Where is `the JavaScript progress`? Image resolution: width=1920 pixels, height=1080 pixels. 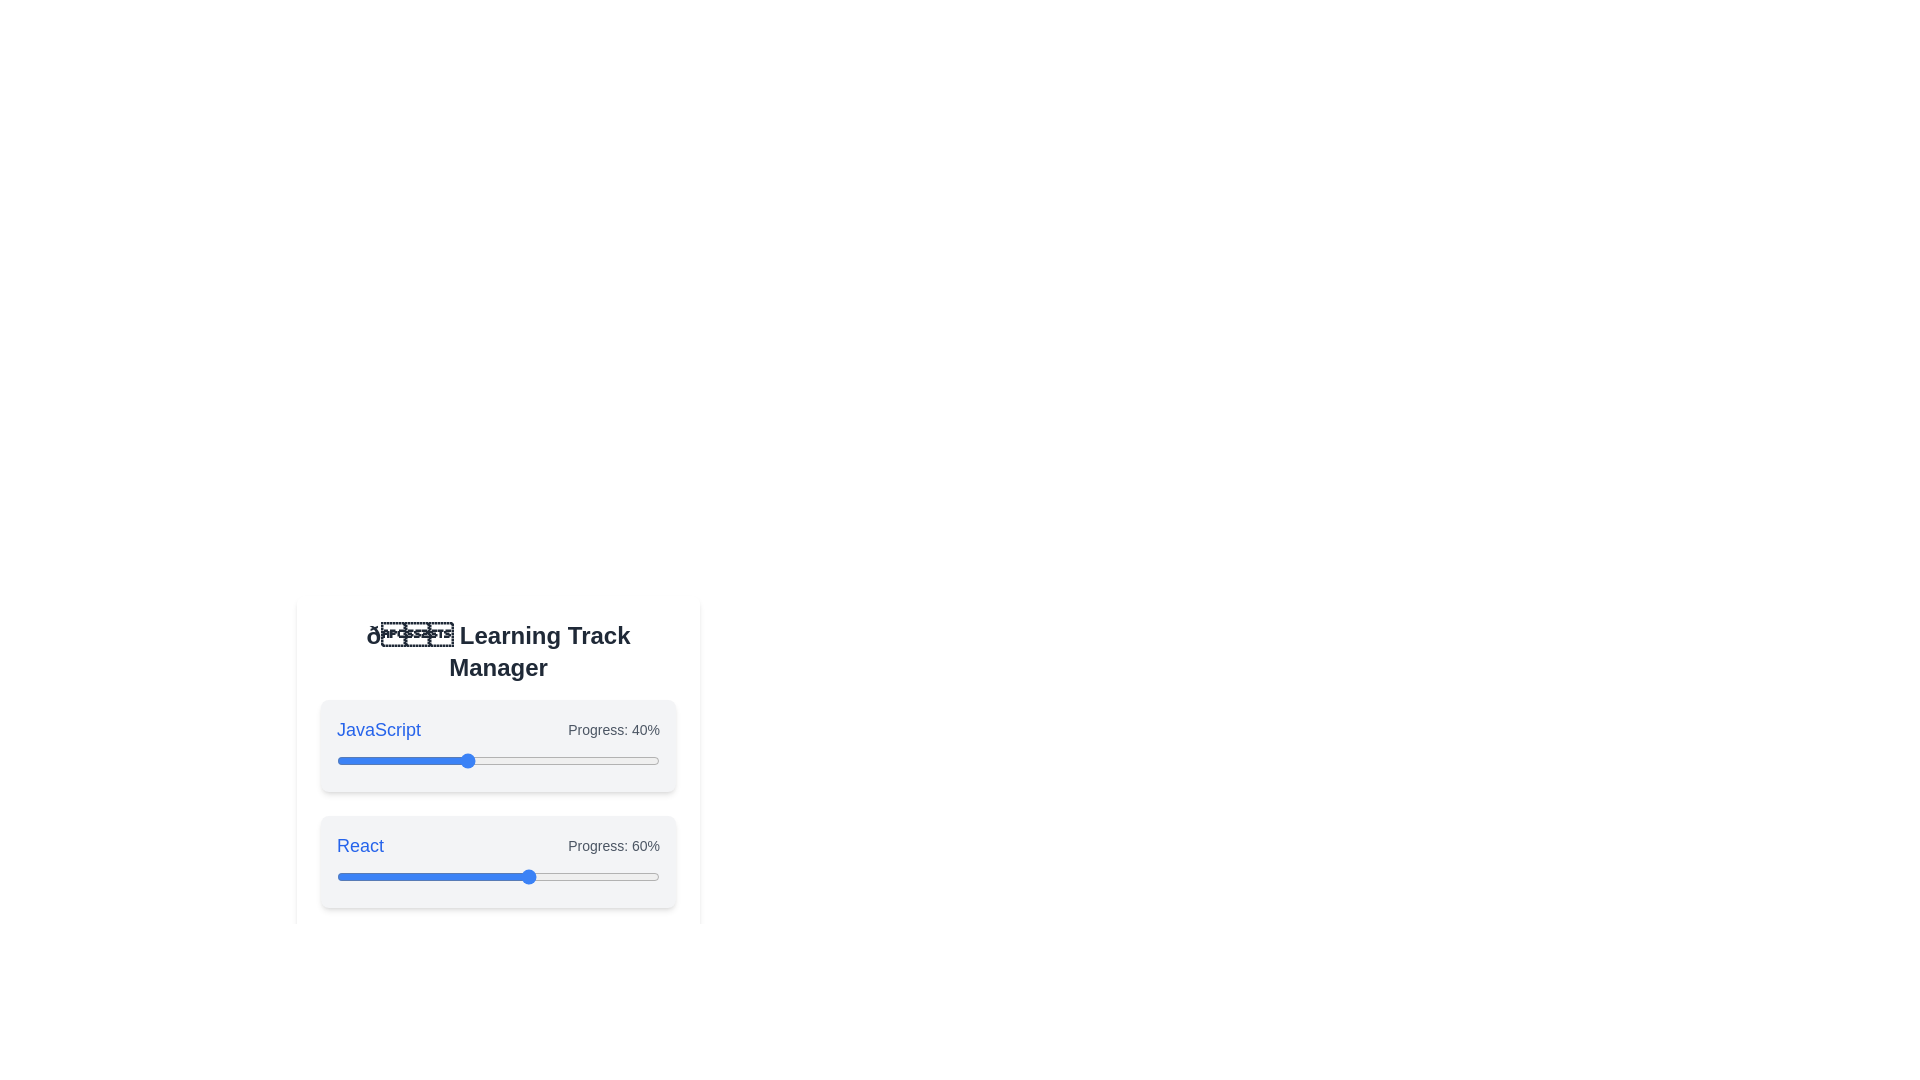 the JavaScript progress is located at coordinates (455, 760).